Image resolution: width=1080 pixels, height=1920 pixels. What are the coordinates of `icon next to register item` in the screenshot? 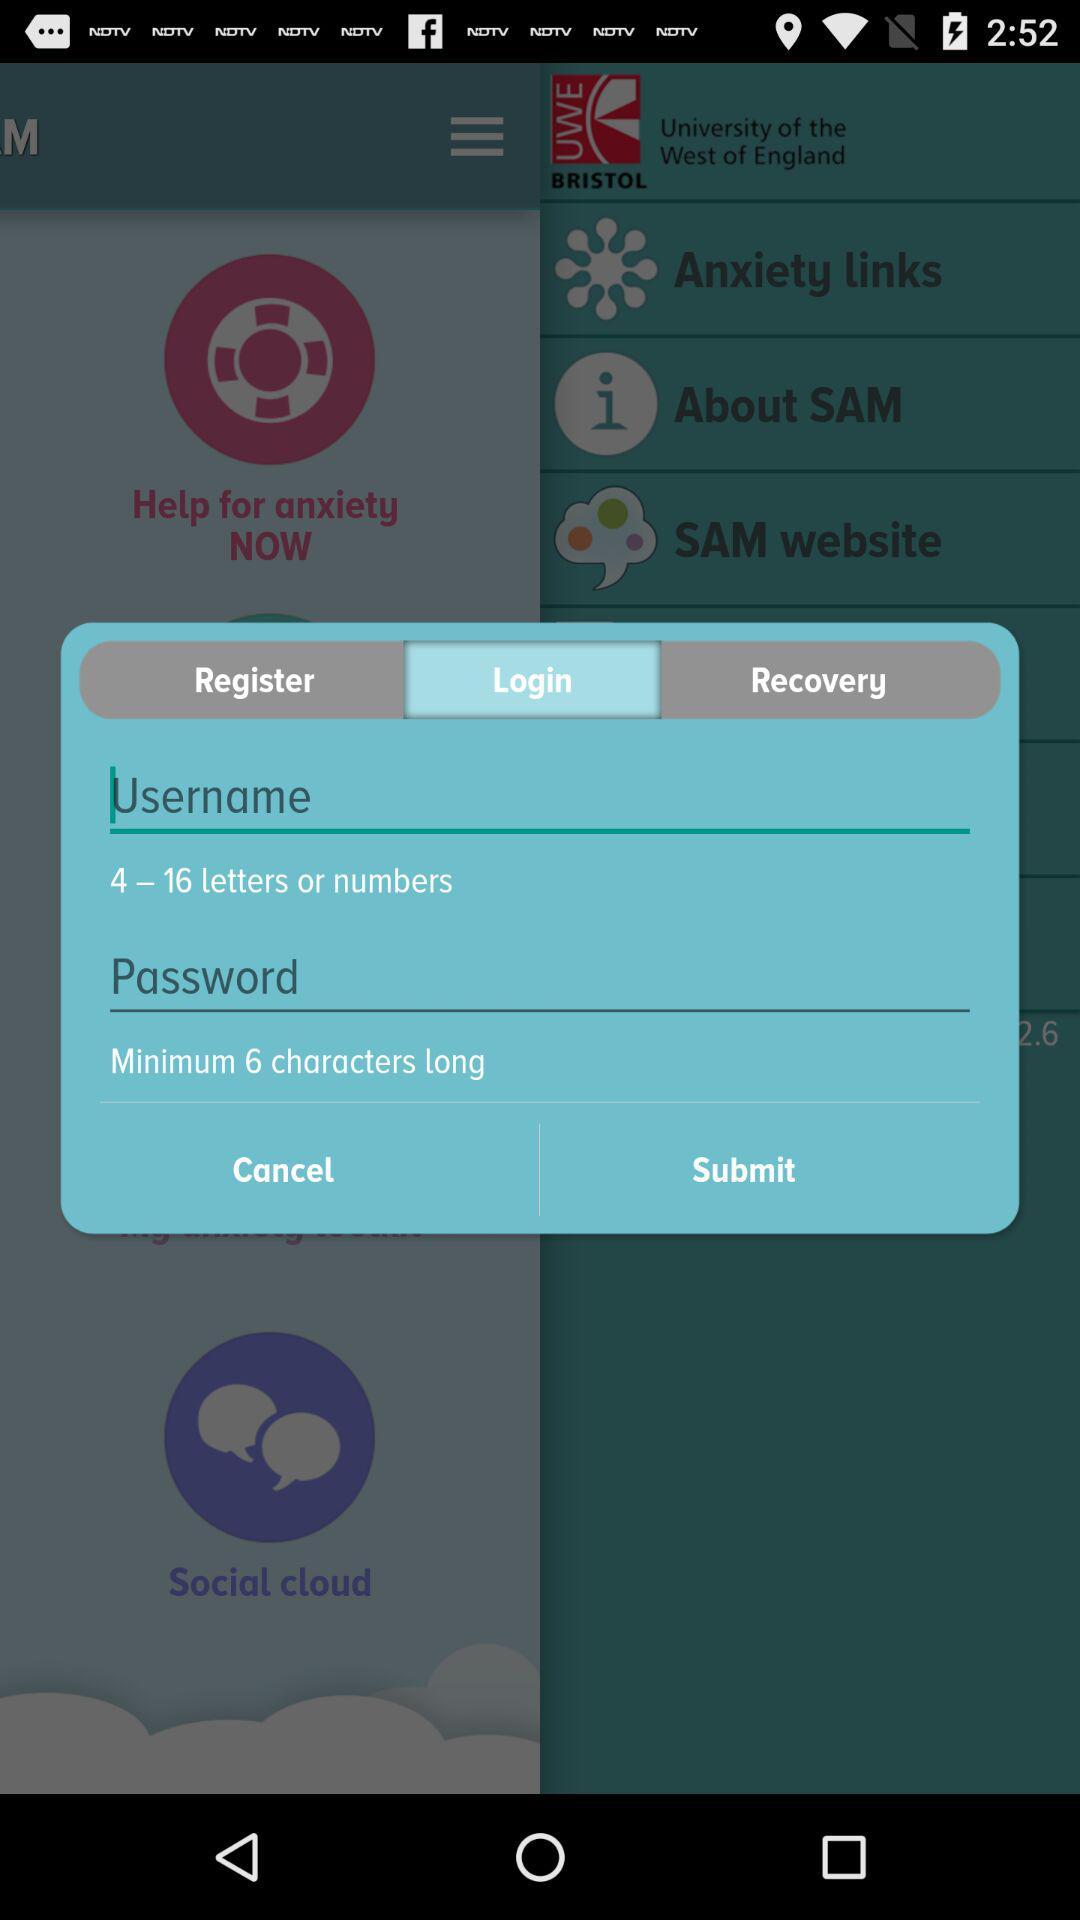 It's located at (531, 679).